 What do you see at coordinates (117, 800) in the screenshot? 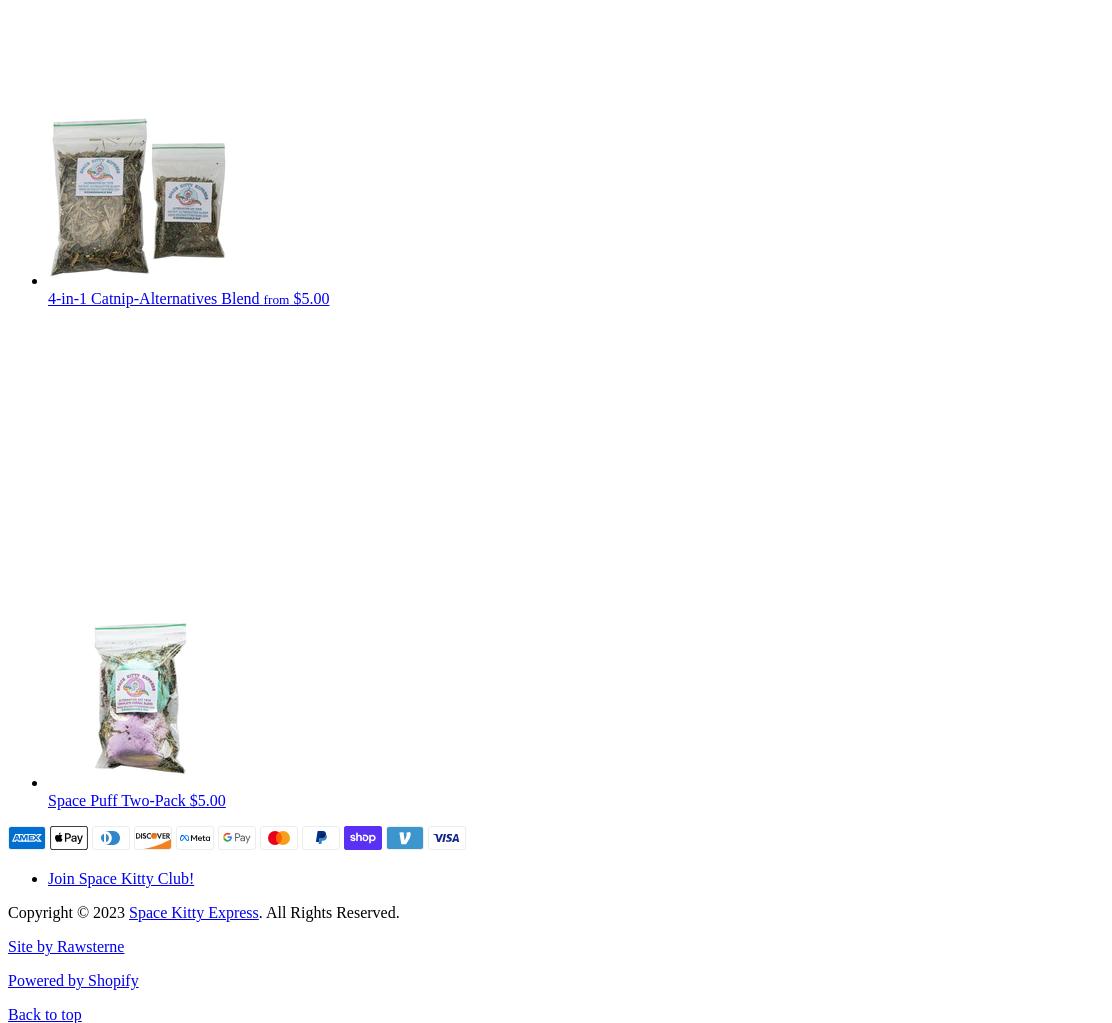
I see `'Space Puff Two-Pack'` at bounding box center [117, 800].